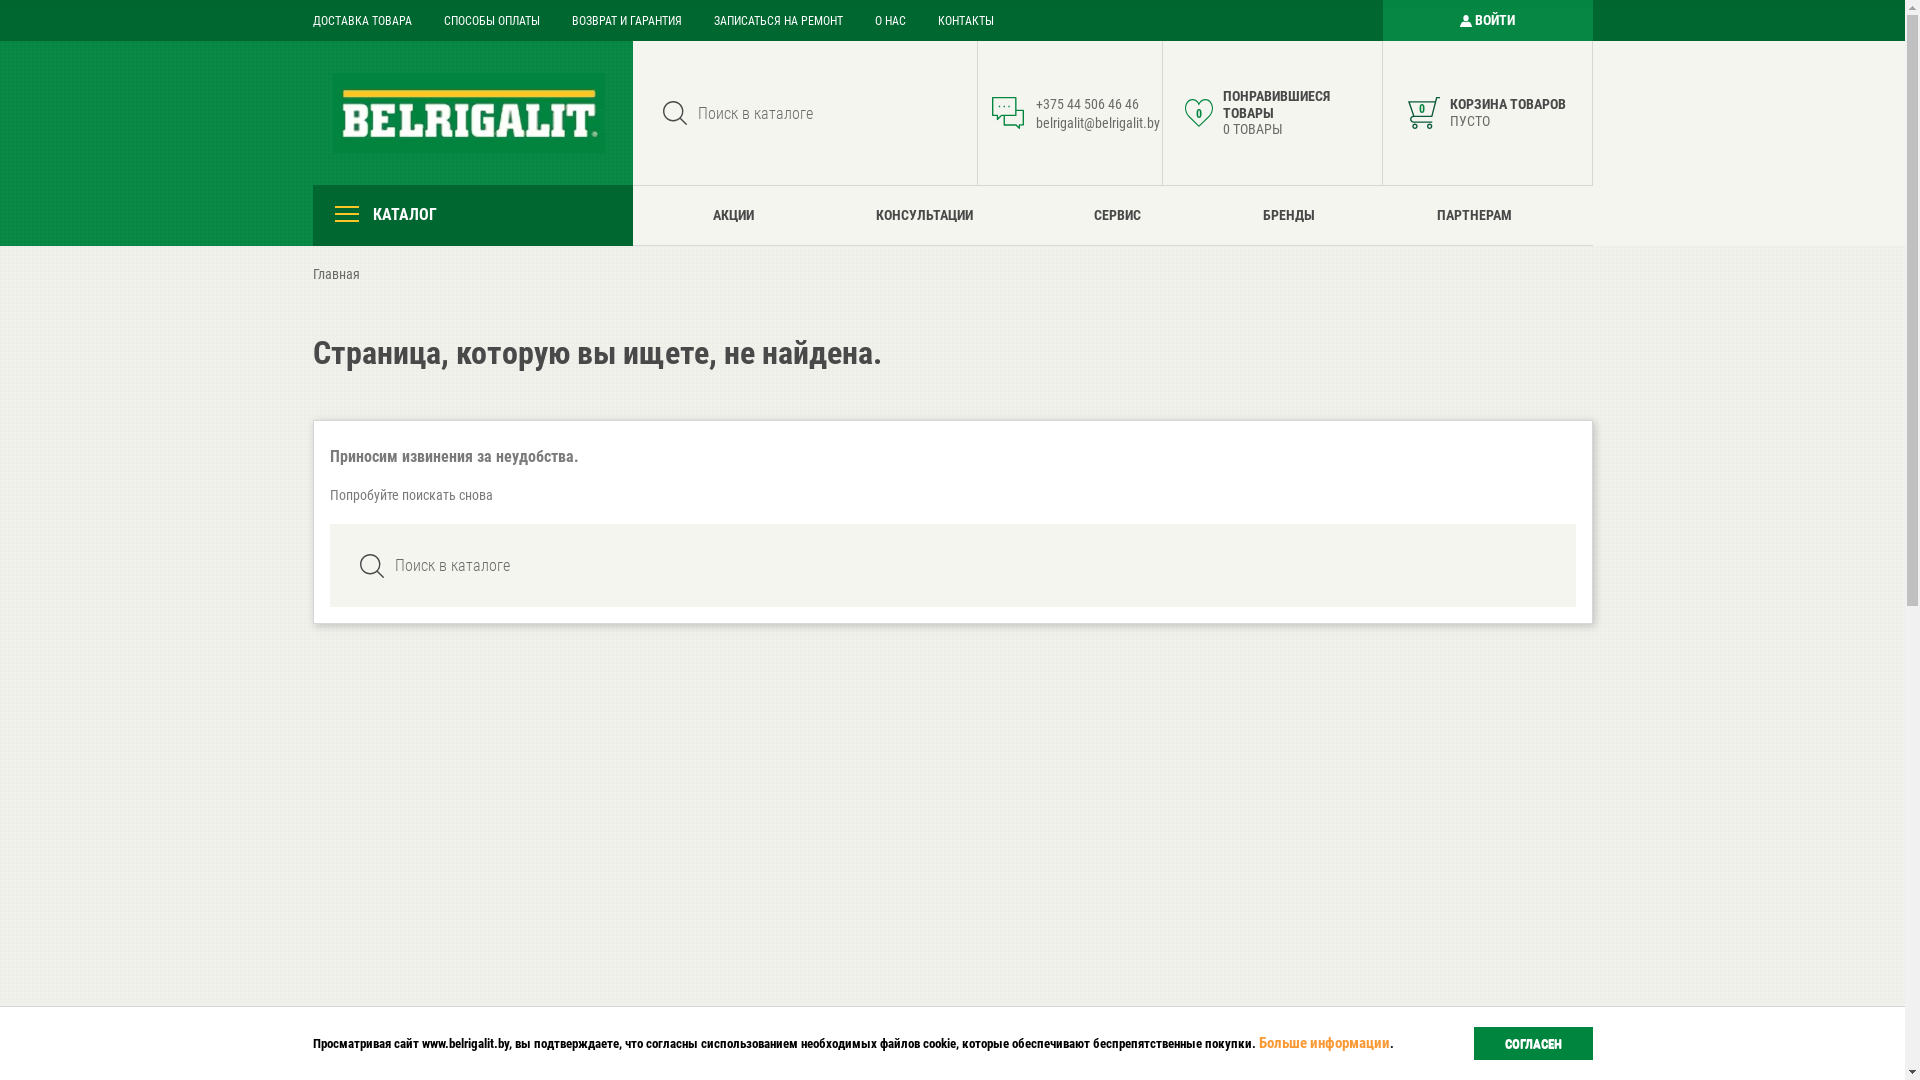 The image size is (1920, 1080). Describe the element at coordinates (1086, 104) in the screenshot. I see `'+375 44 506 46 46'` at that location.